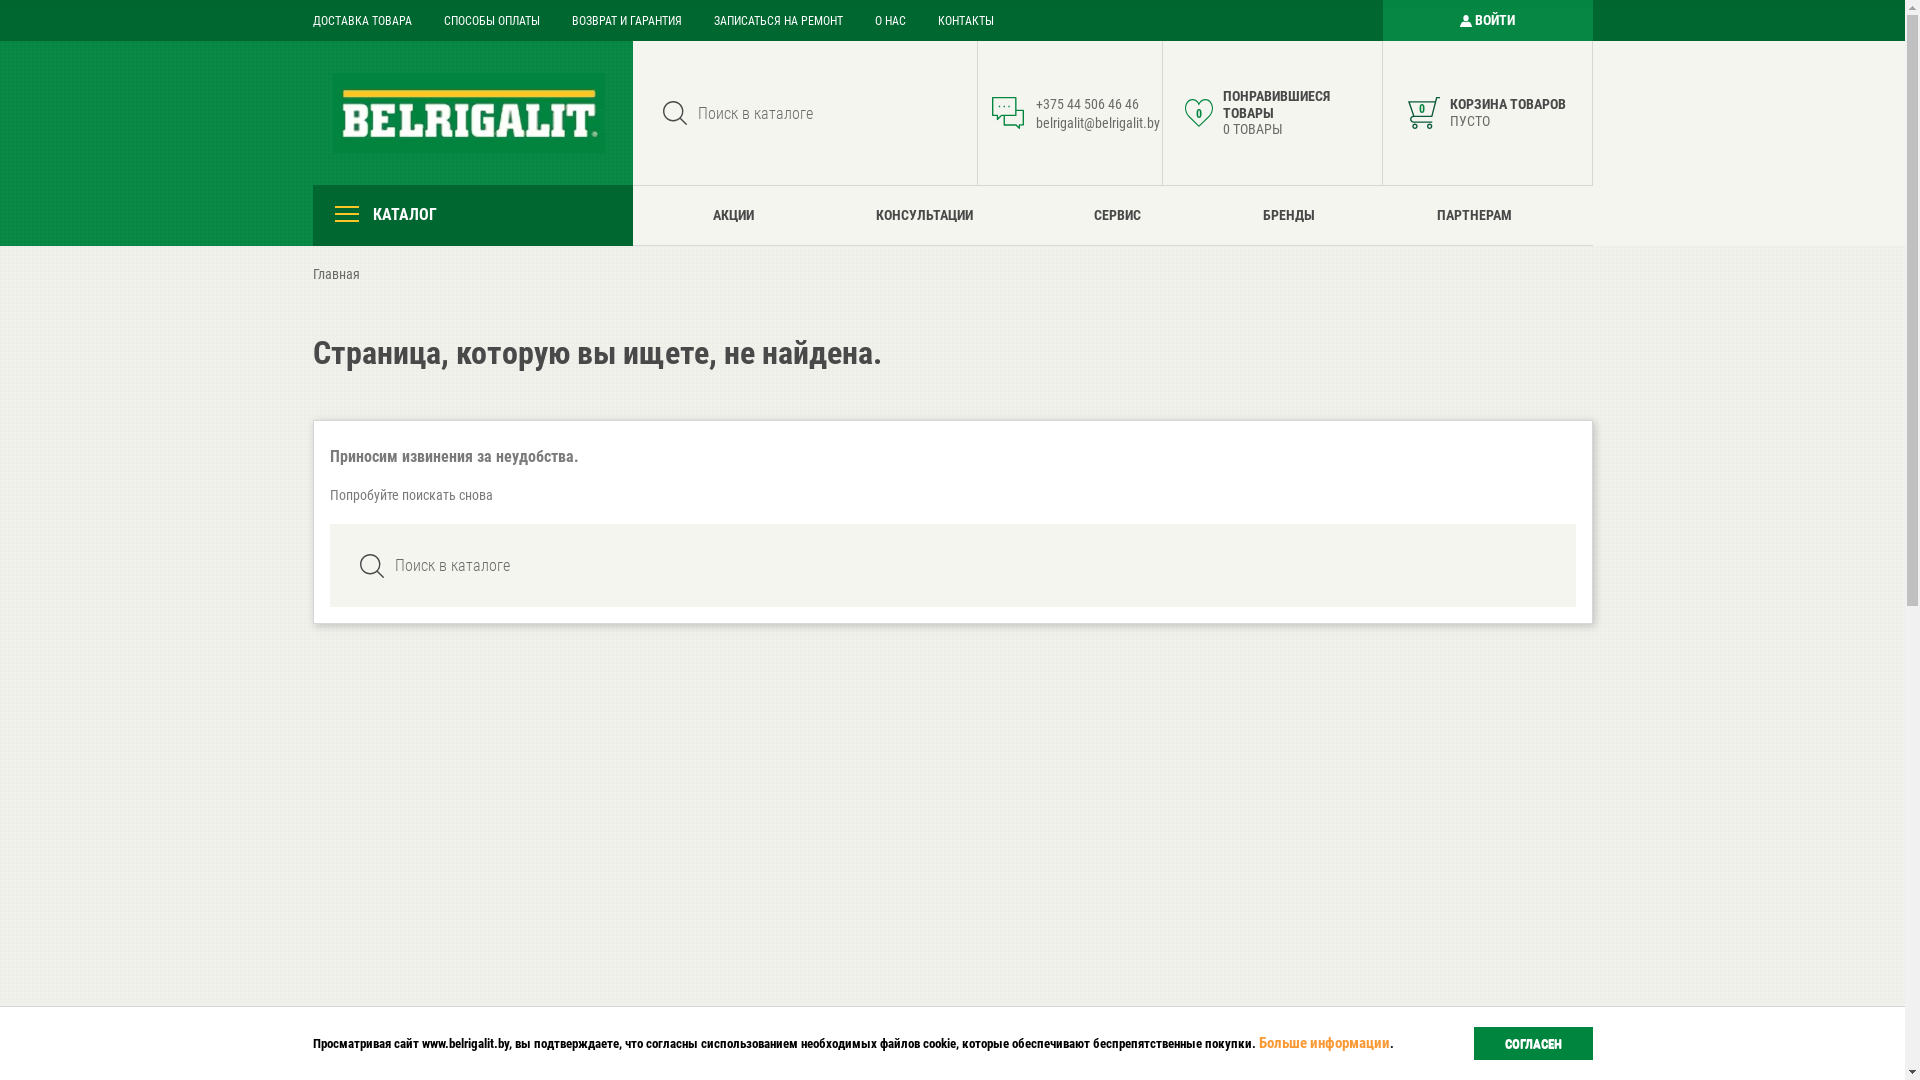 The image size is (1920, 1080). Describe the element at coordinates (1086, 104) in the screenshot. I see `'+375 44 506 46 46'` at that location.